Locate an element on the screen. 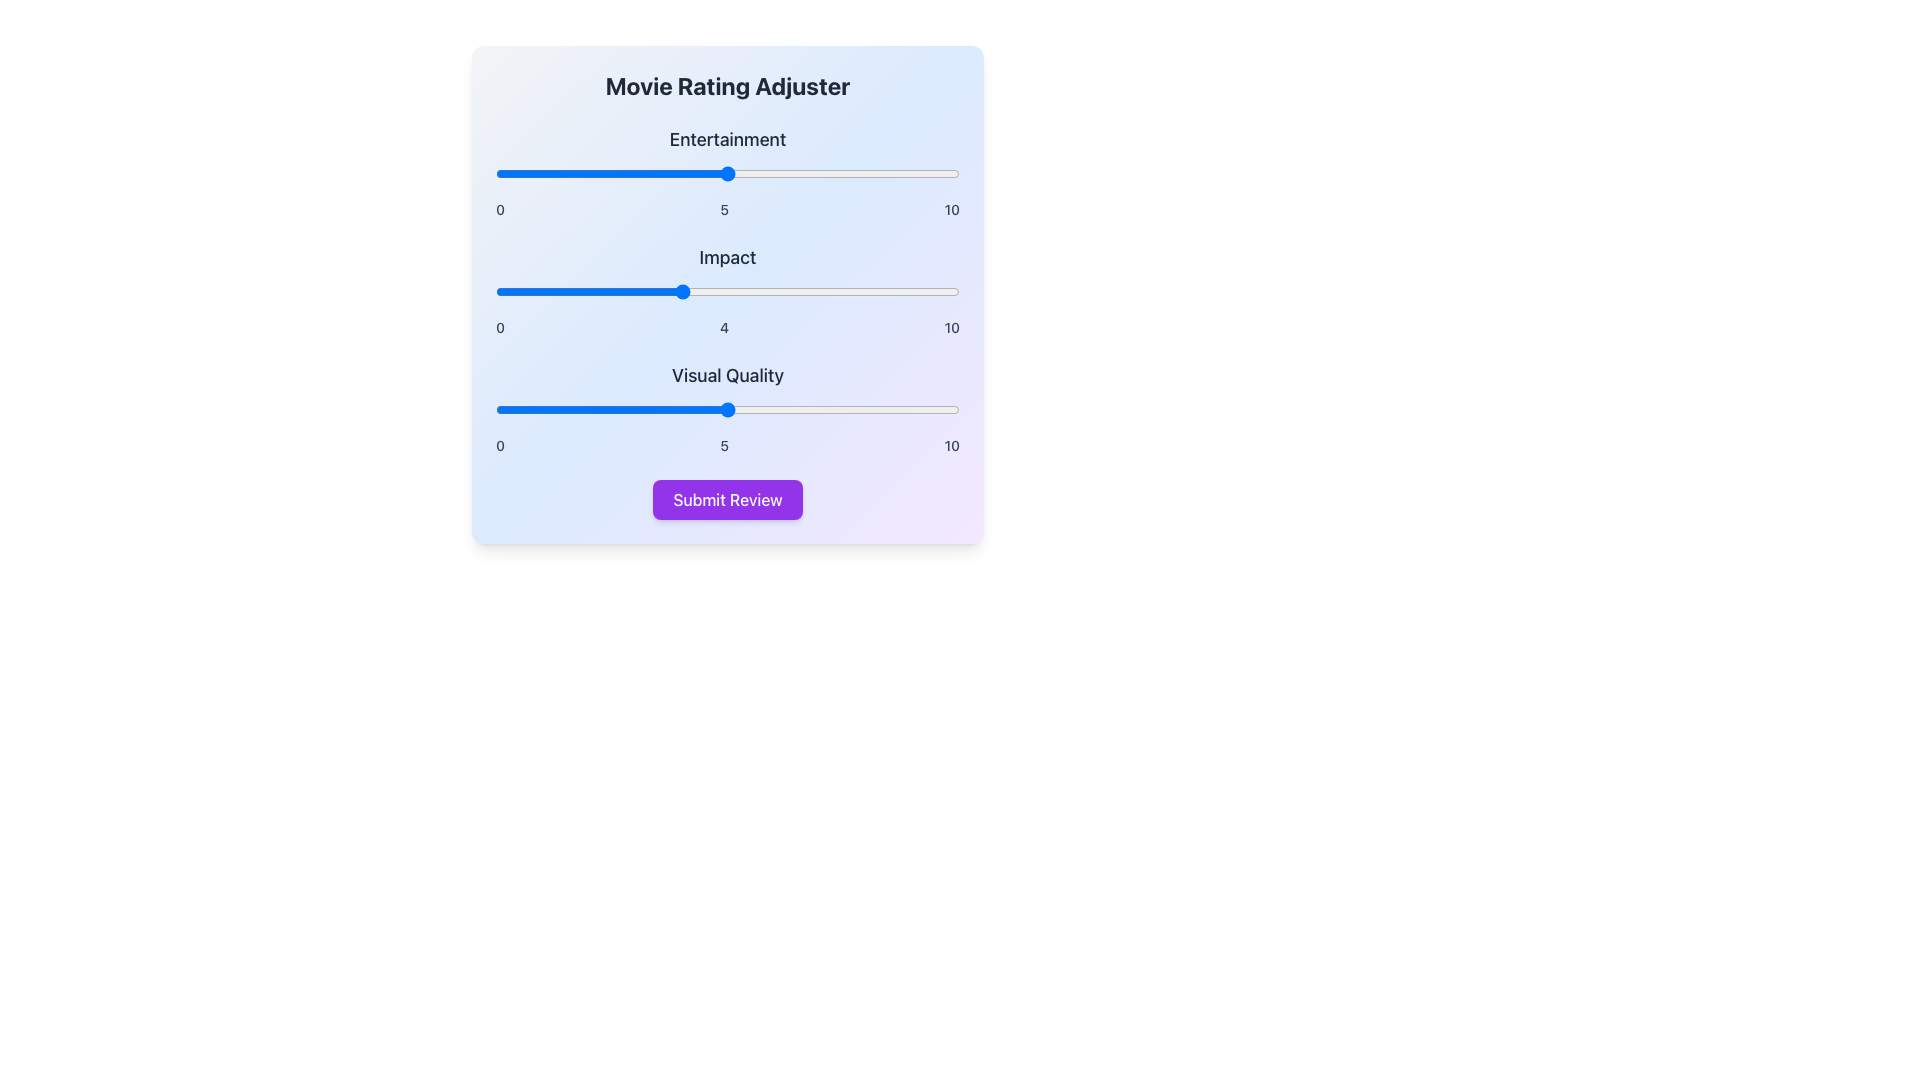 Image resolution: width=1920 pixels, height=1080 pixels. the small text label displaying the numeral '0', which is positioned adjacent to the 'Visual Quality' slider on the left side is located at coordinates (500, 445).